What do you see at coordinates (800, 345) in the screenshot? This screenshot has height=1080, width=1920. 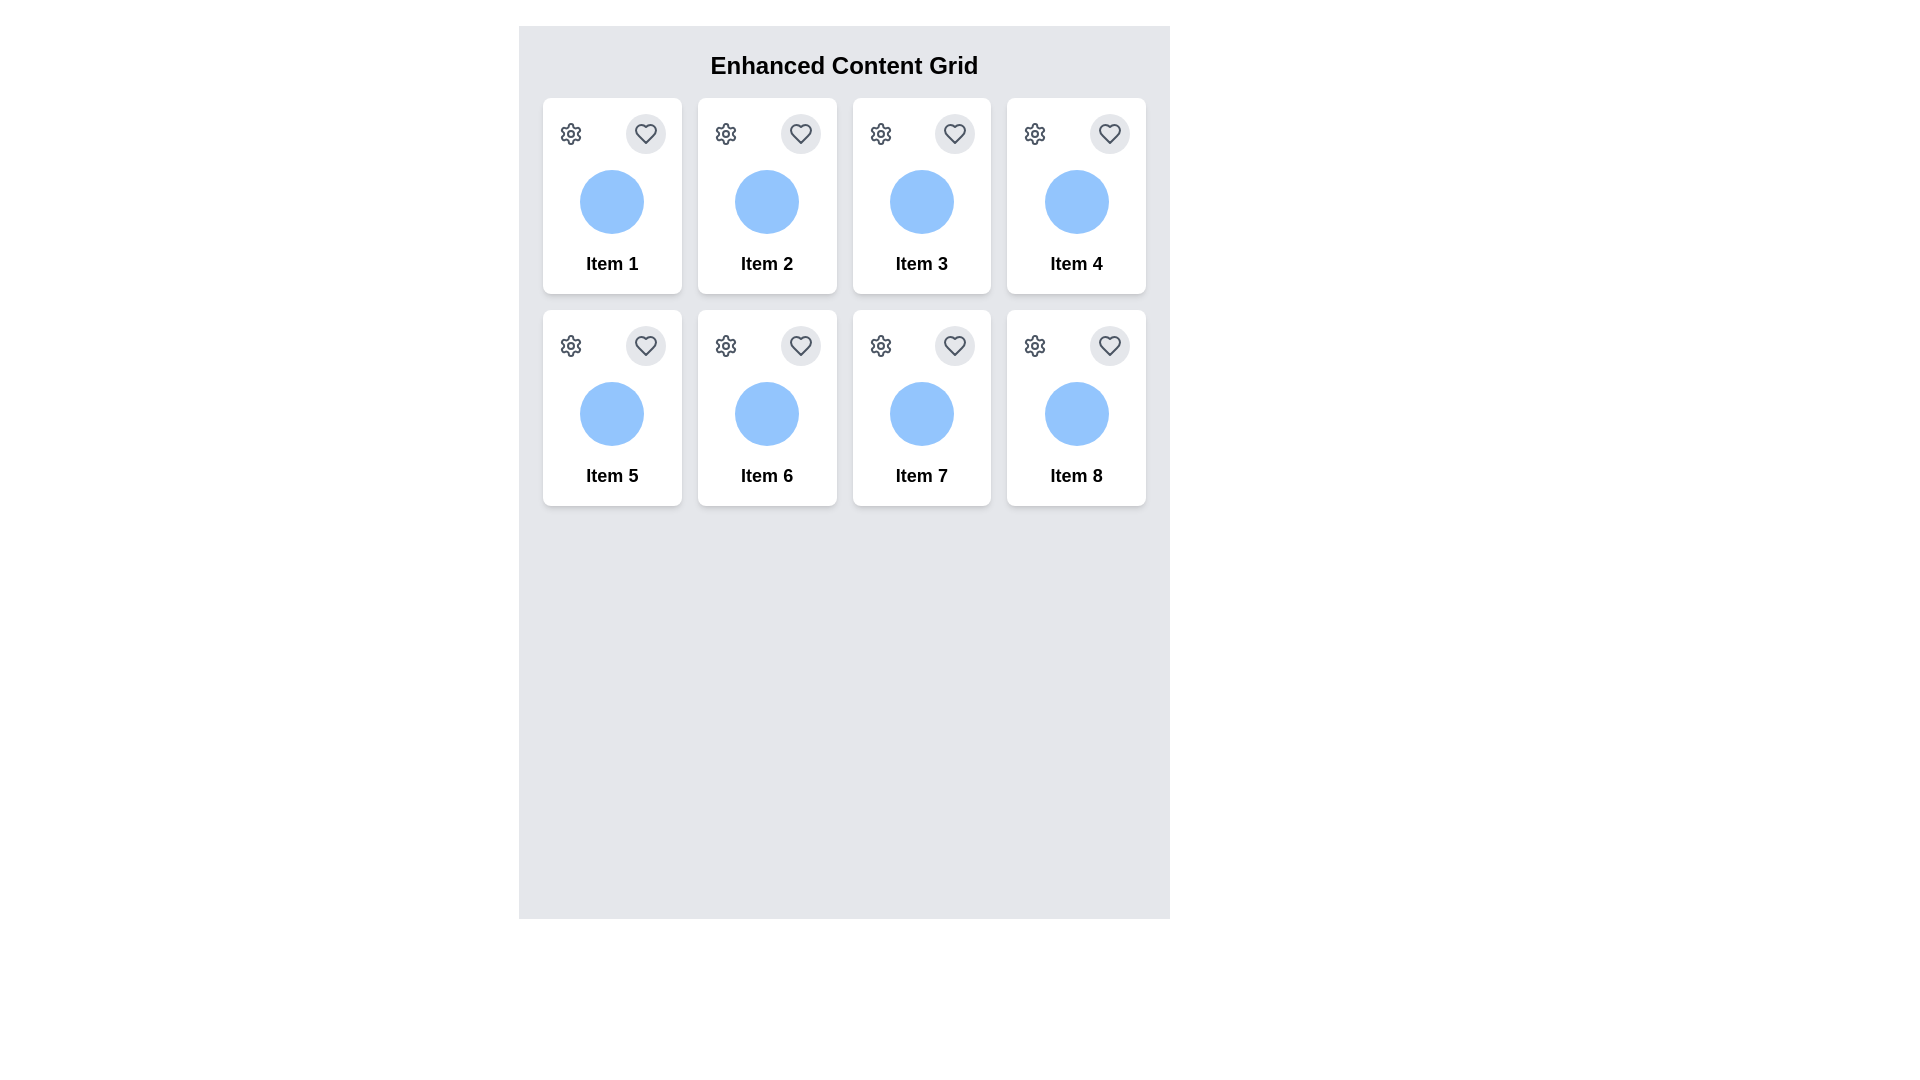 I see `the button in the top-right corner of the 'Item 6' card on the second row` at bounding box center [800, 345].